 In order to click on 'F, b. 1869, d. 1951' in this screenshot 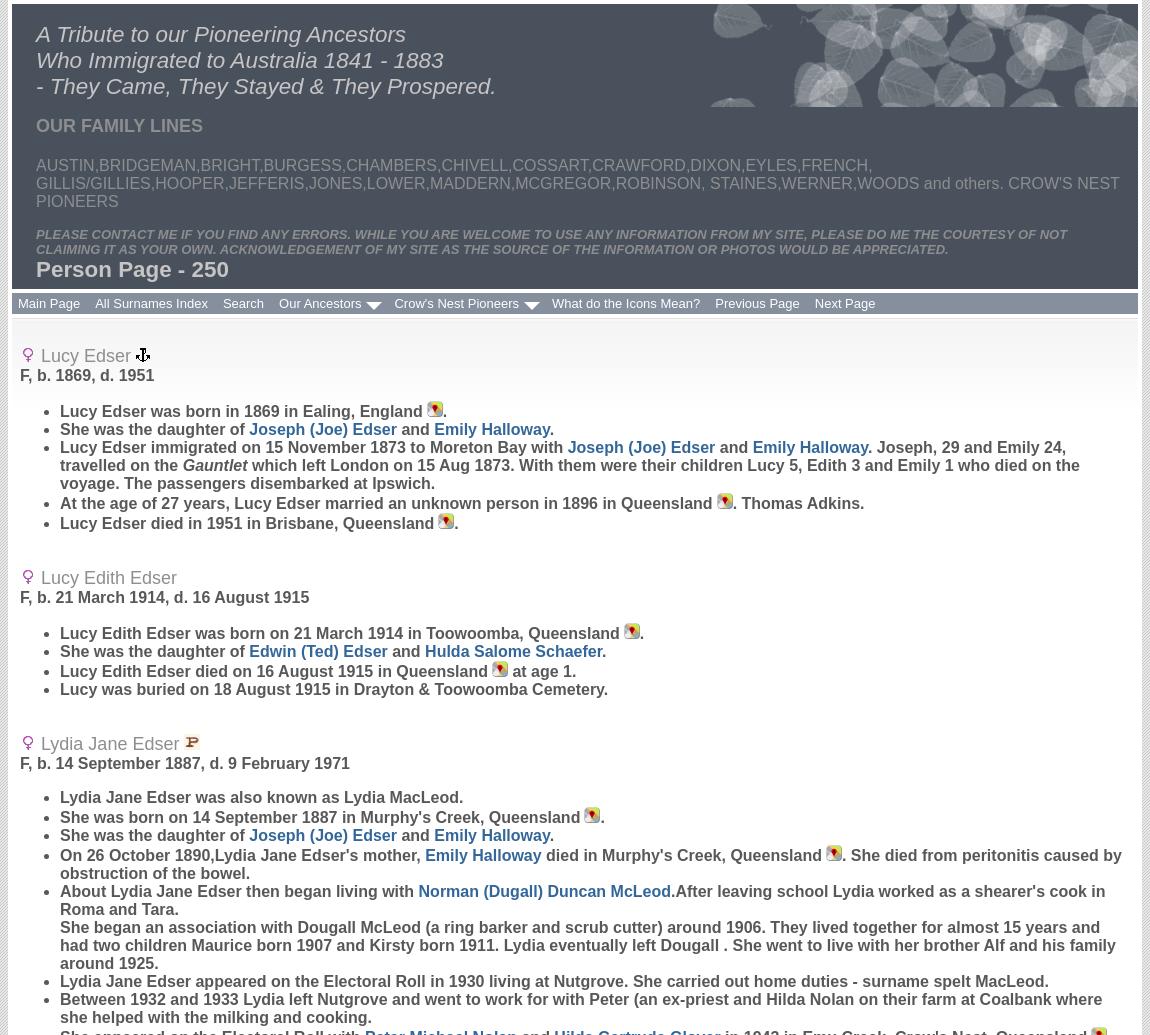, I will do `click(19, 375)`.